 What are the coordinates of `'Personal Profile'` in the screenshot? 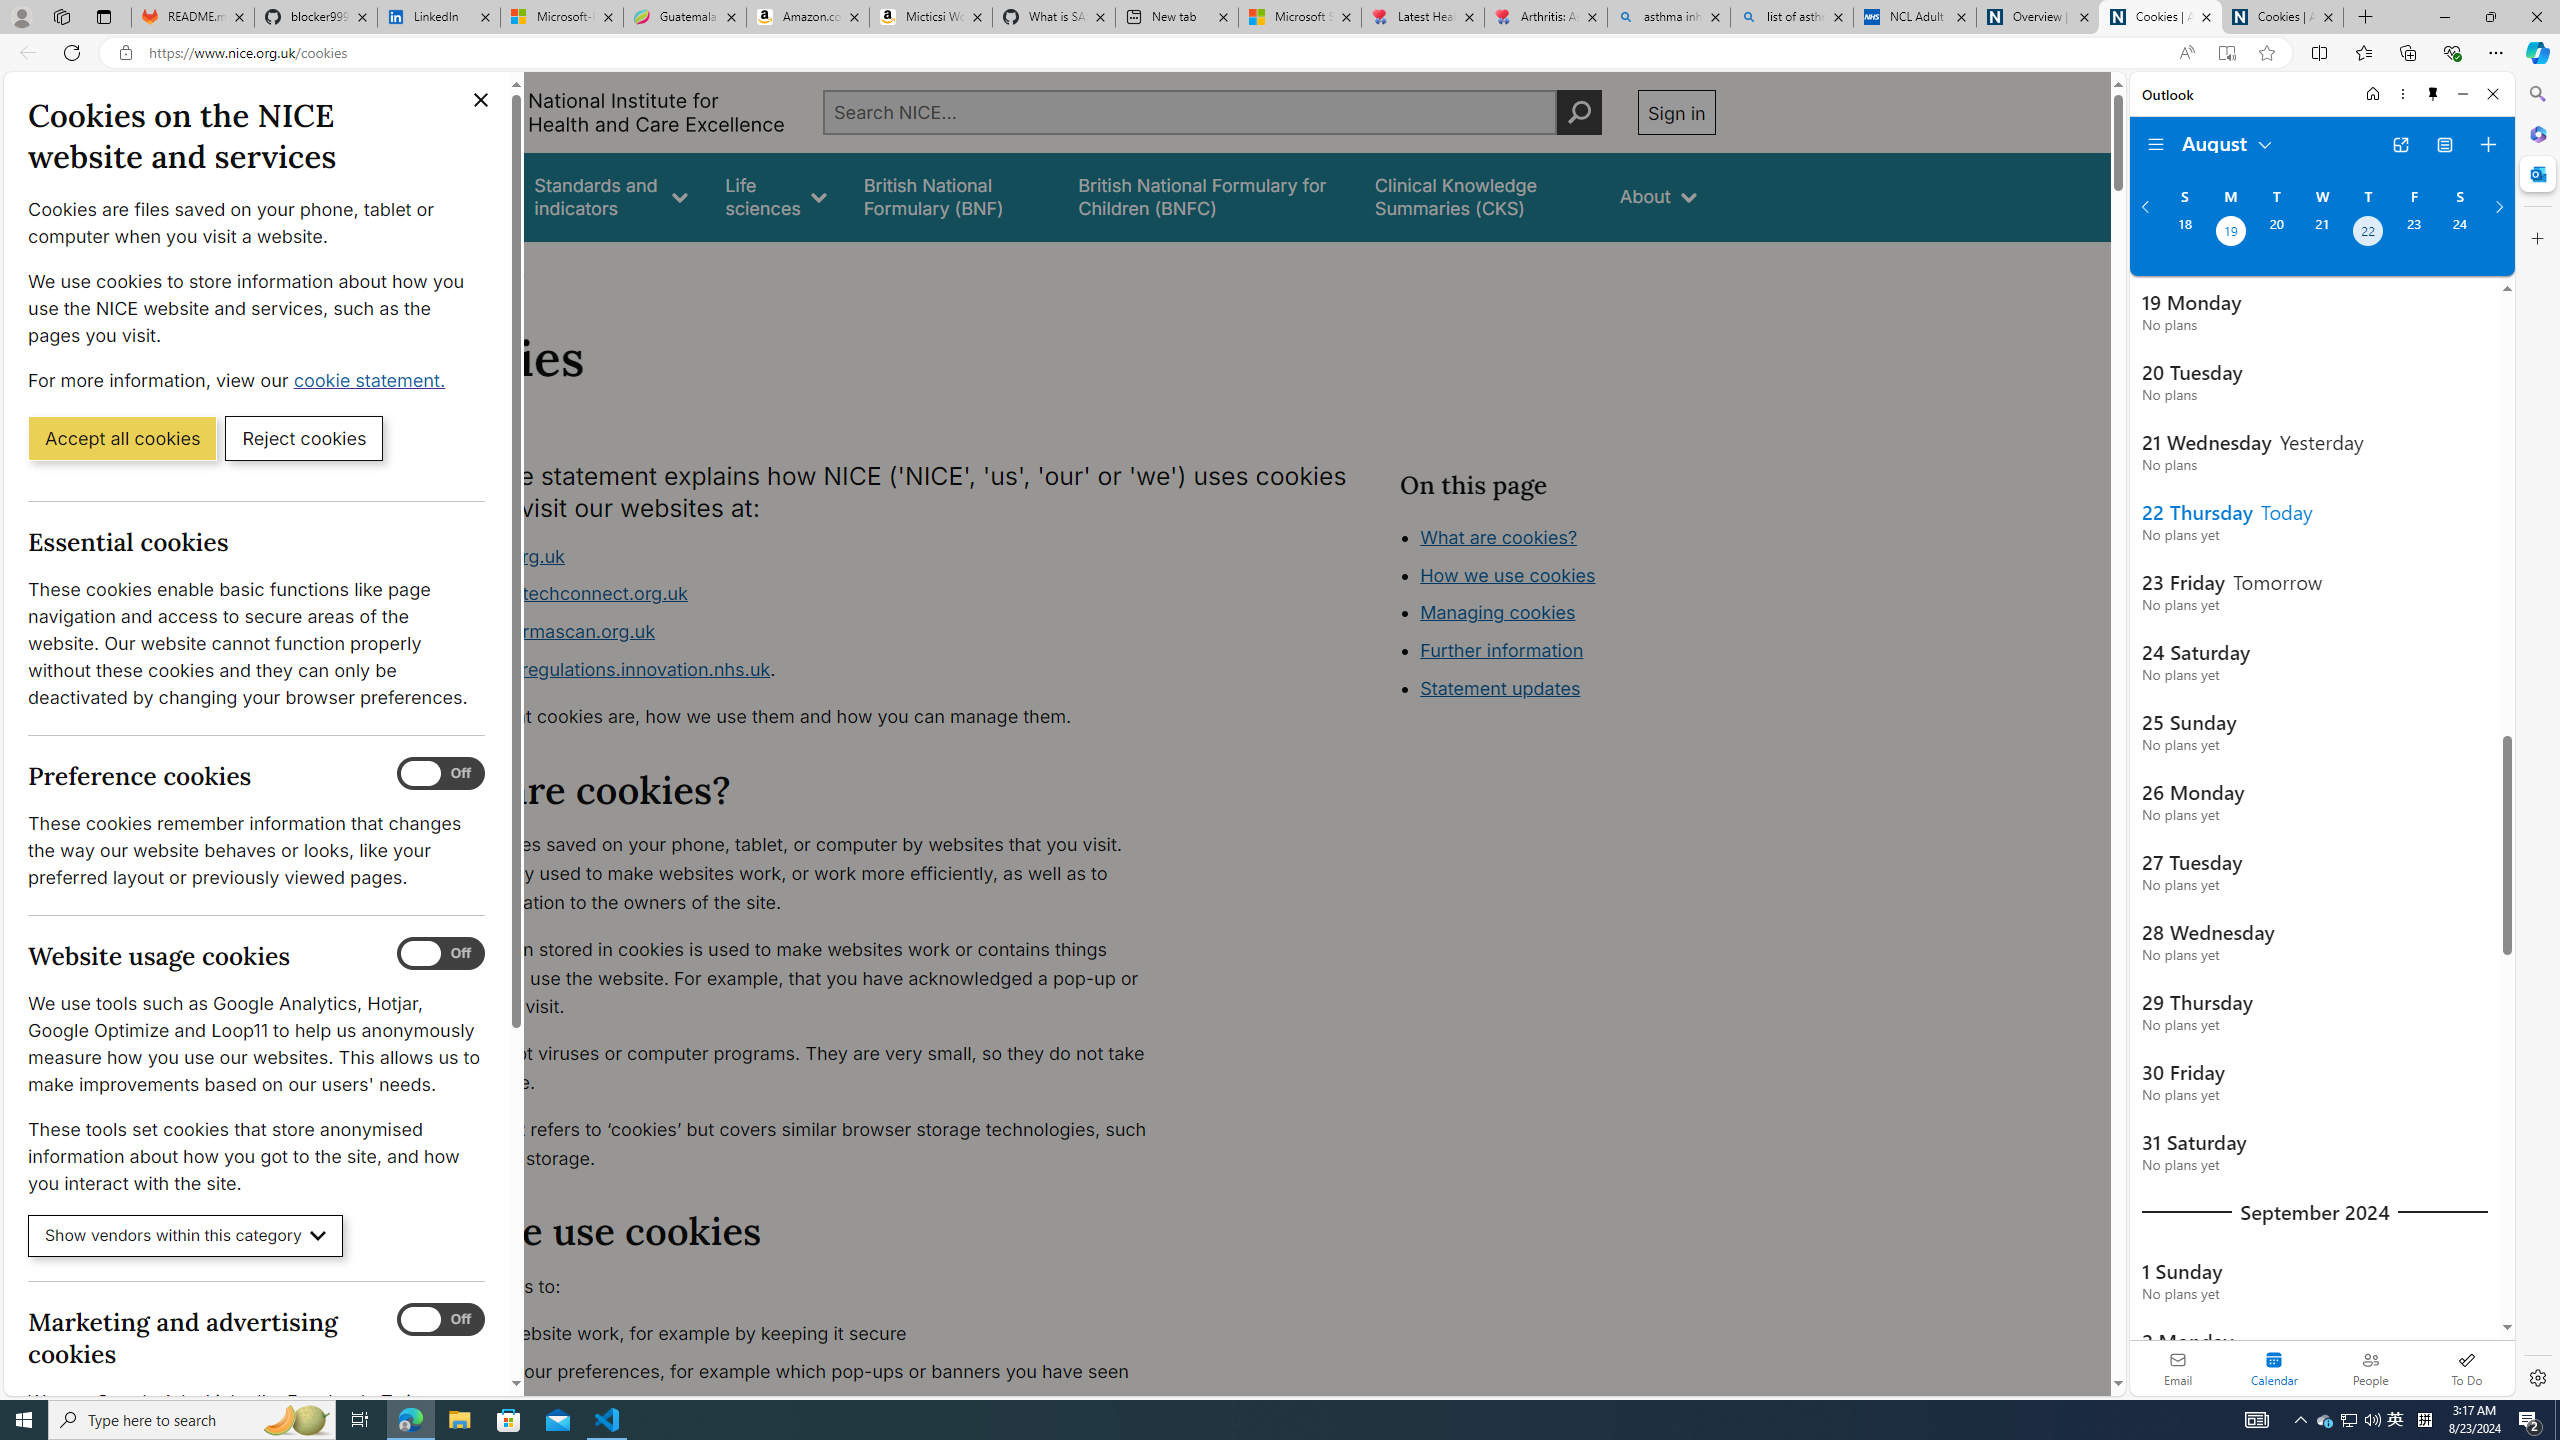 It's located at (20, 16).